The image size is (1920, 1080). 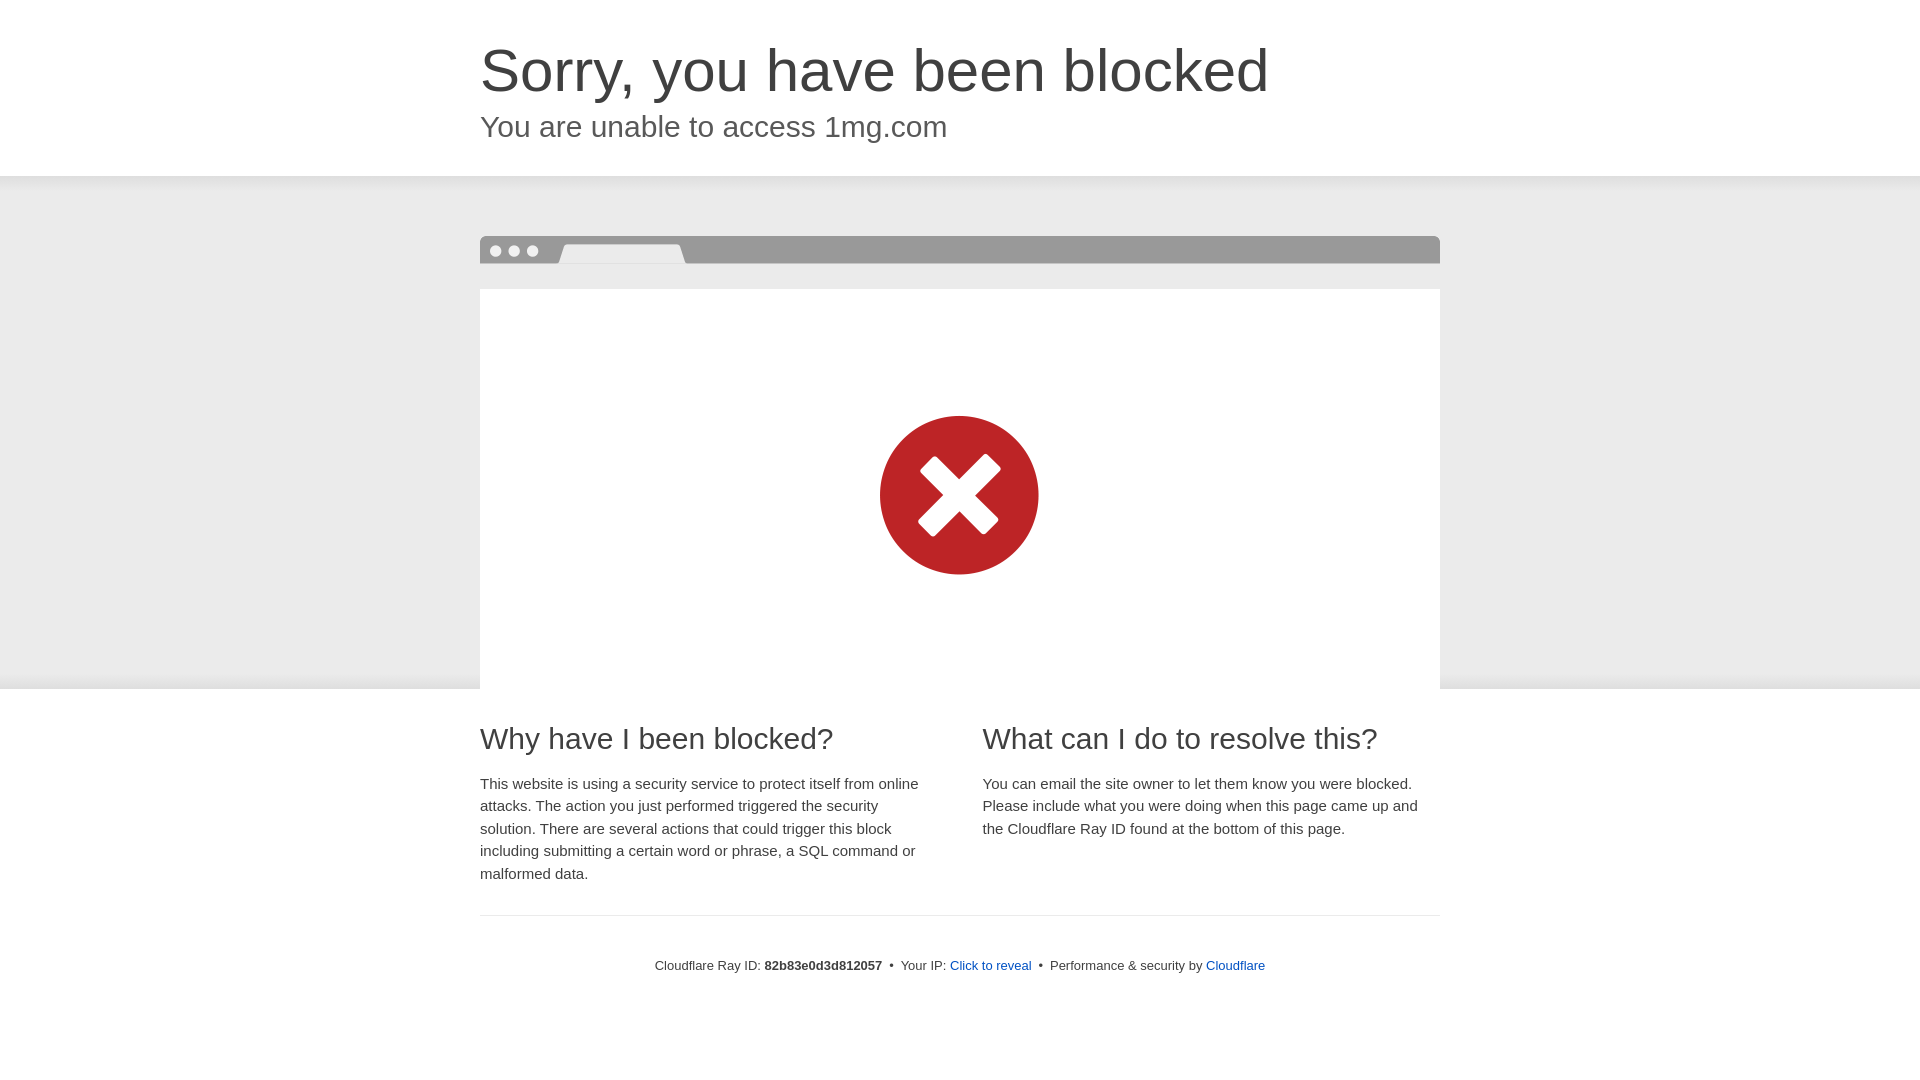 I want to click on 'Cloudflare', so click(x=1204, y=964).